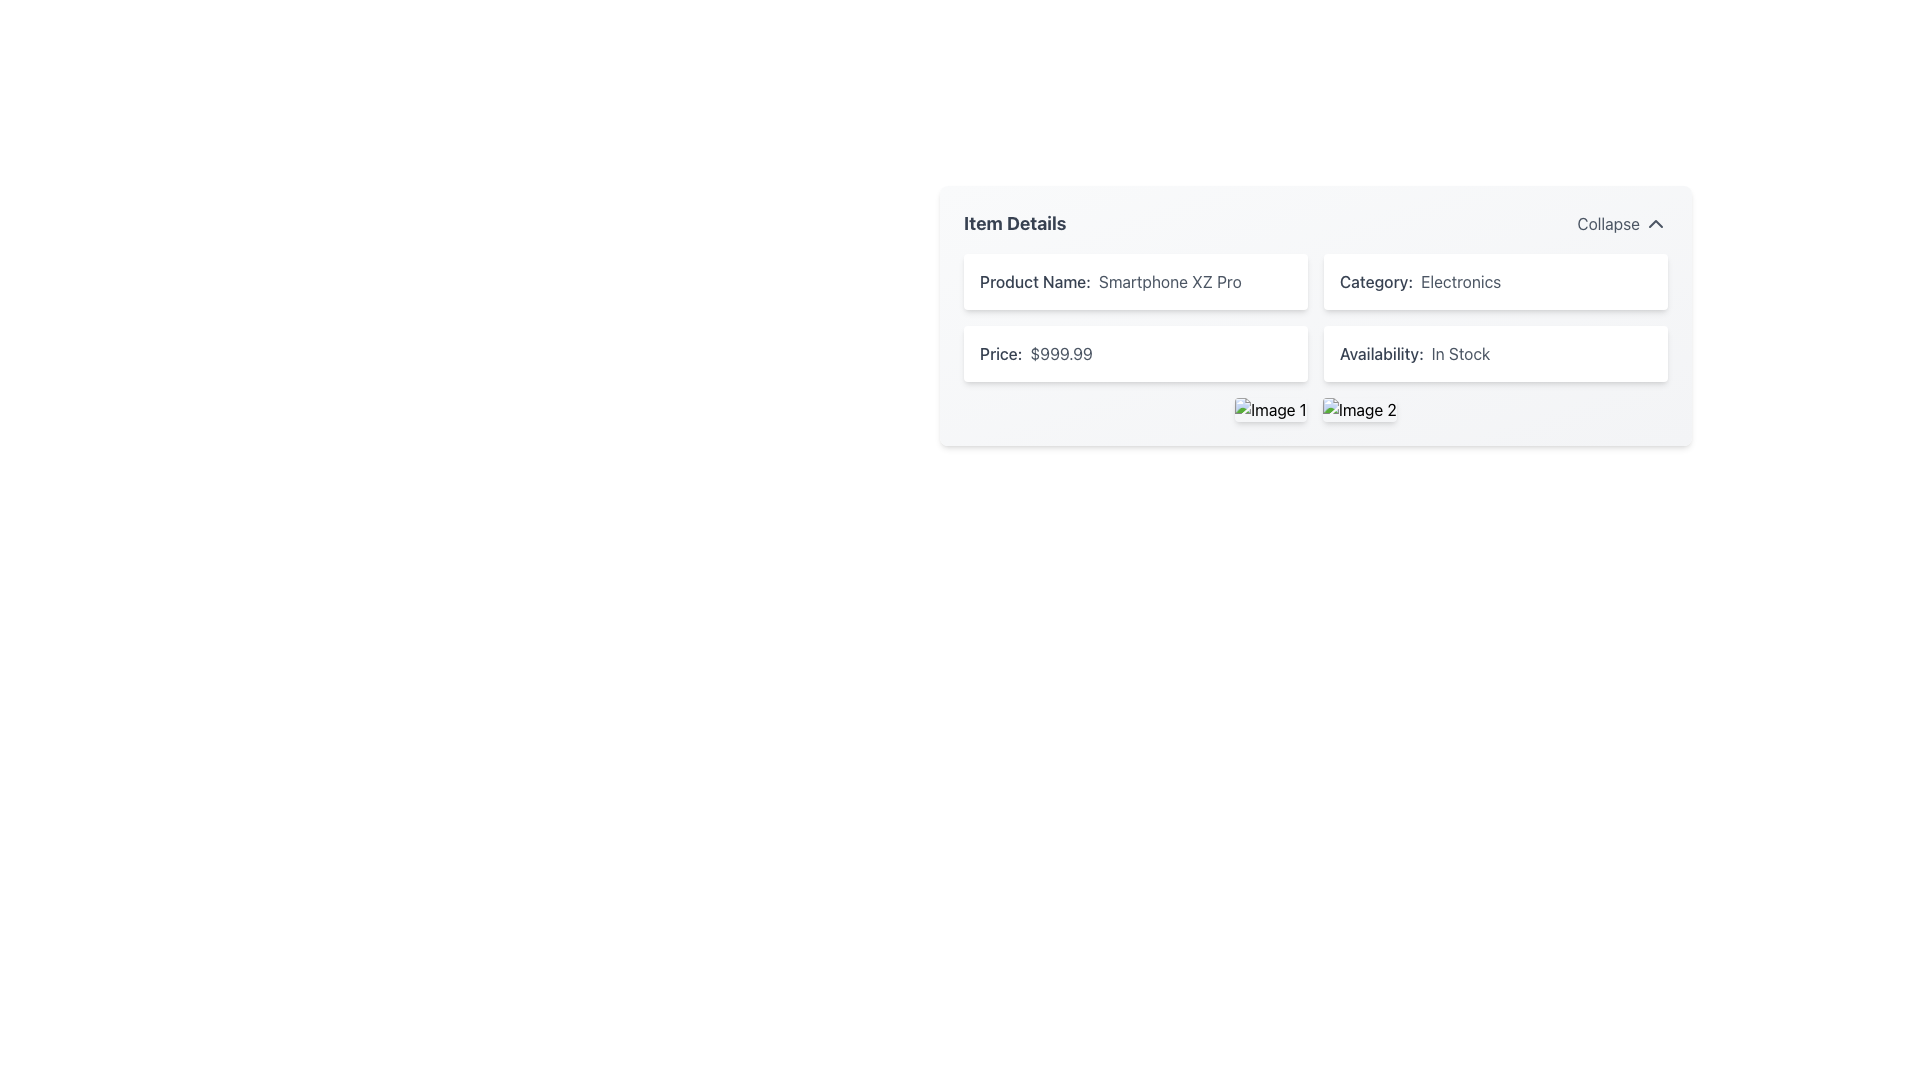 This screenshot has height=1080, width=1920. I want to click on the 'In Stock' label, which is styled in gray and positioned next to 'Availability:' on the right side, so click(1461, 353).